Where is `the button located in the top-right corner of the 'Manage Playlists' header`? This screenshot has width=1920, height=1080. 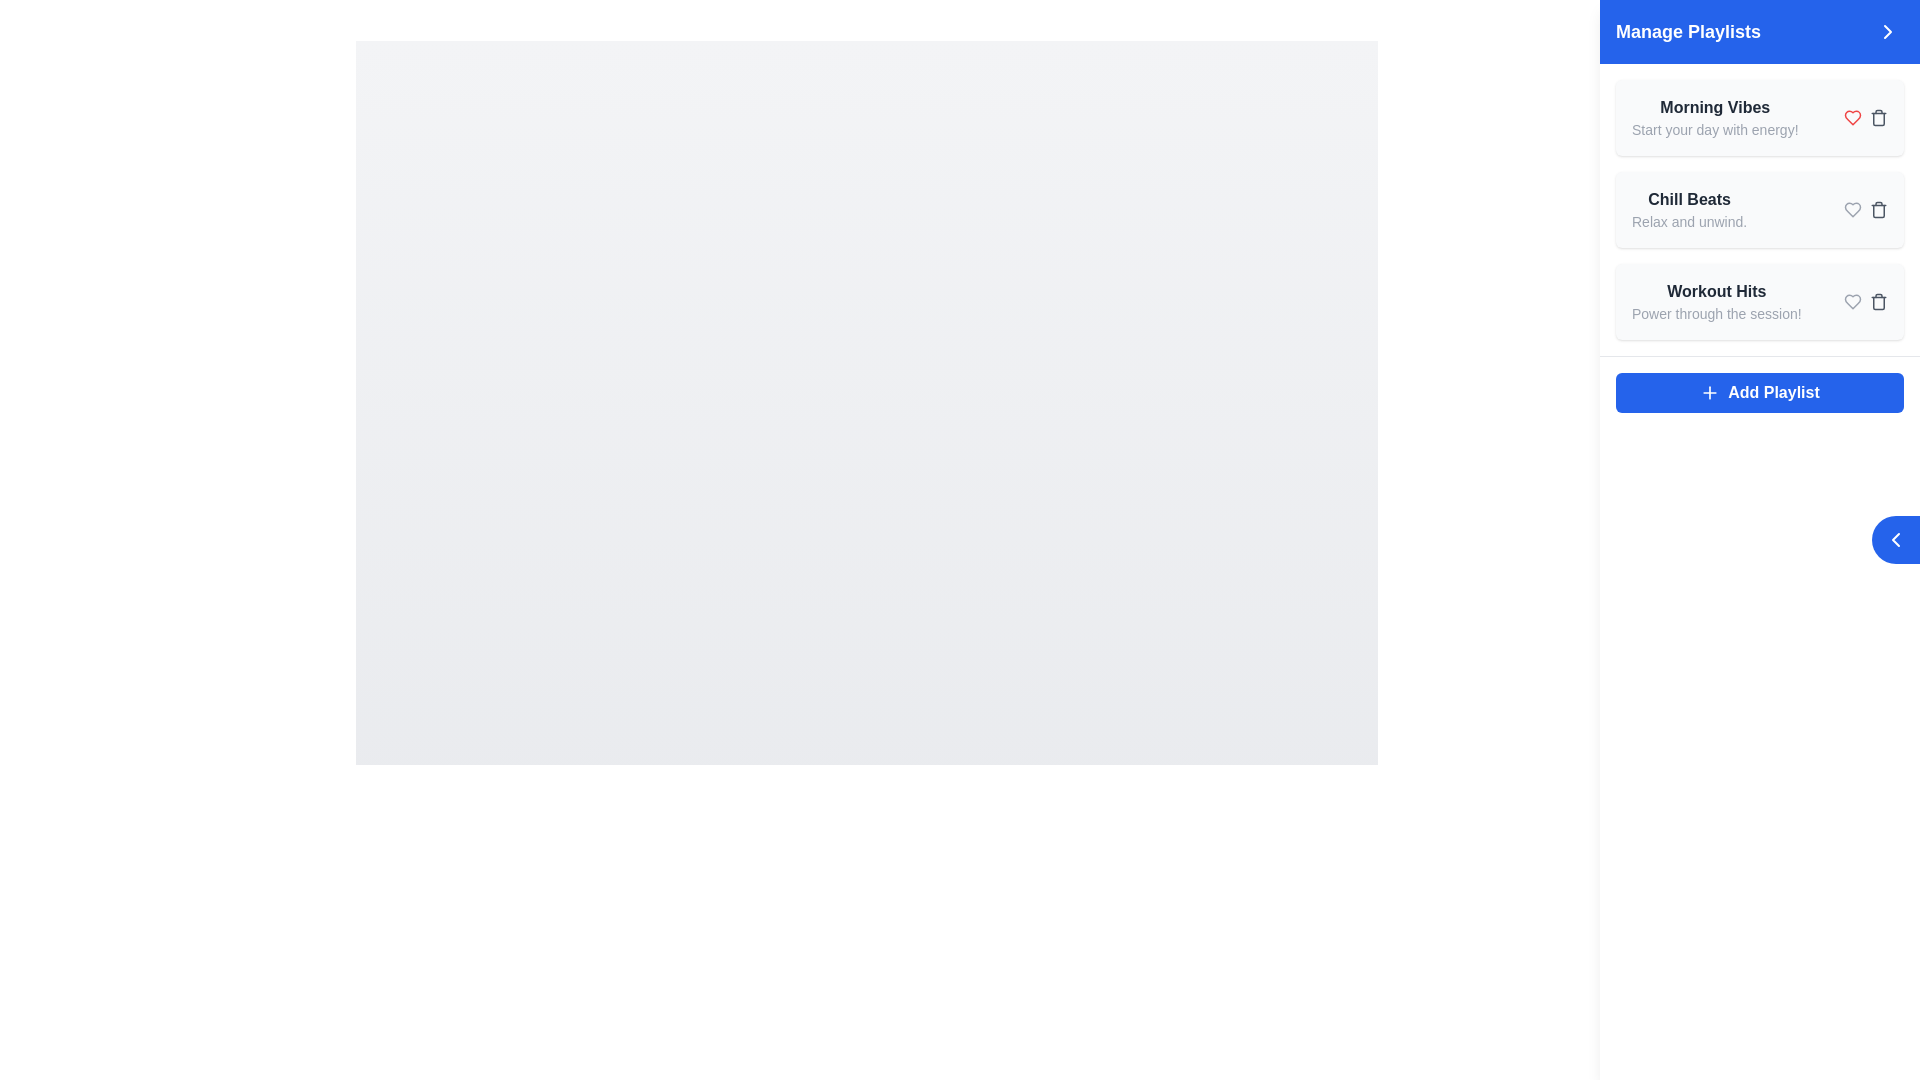 the button located in the top-right corner of the 'Manage Playlists' header is located at coordinates (1886, 31).